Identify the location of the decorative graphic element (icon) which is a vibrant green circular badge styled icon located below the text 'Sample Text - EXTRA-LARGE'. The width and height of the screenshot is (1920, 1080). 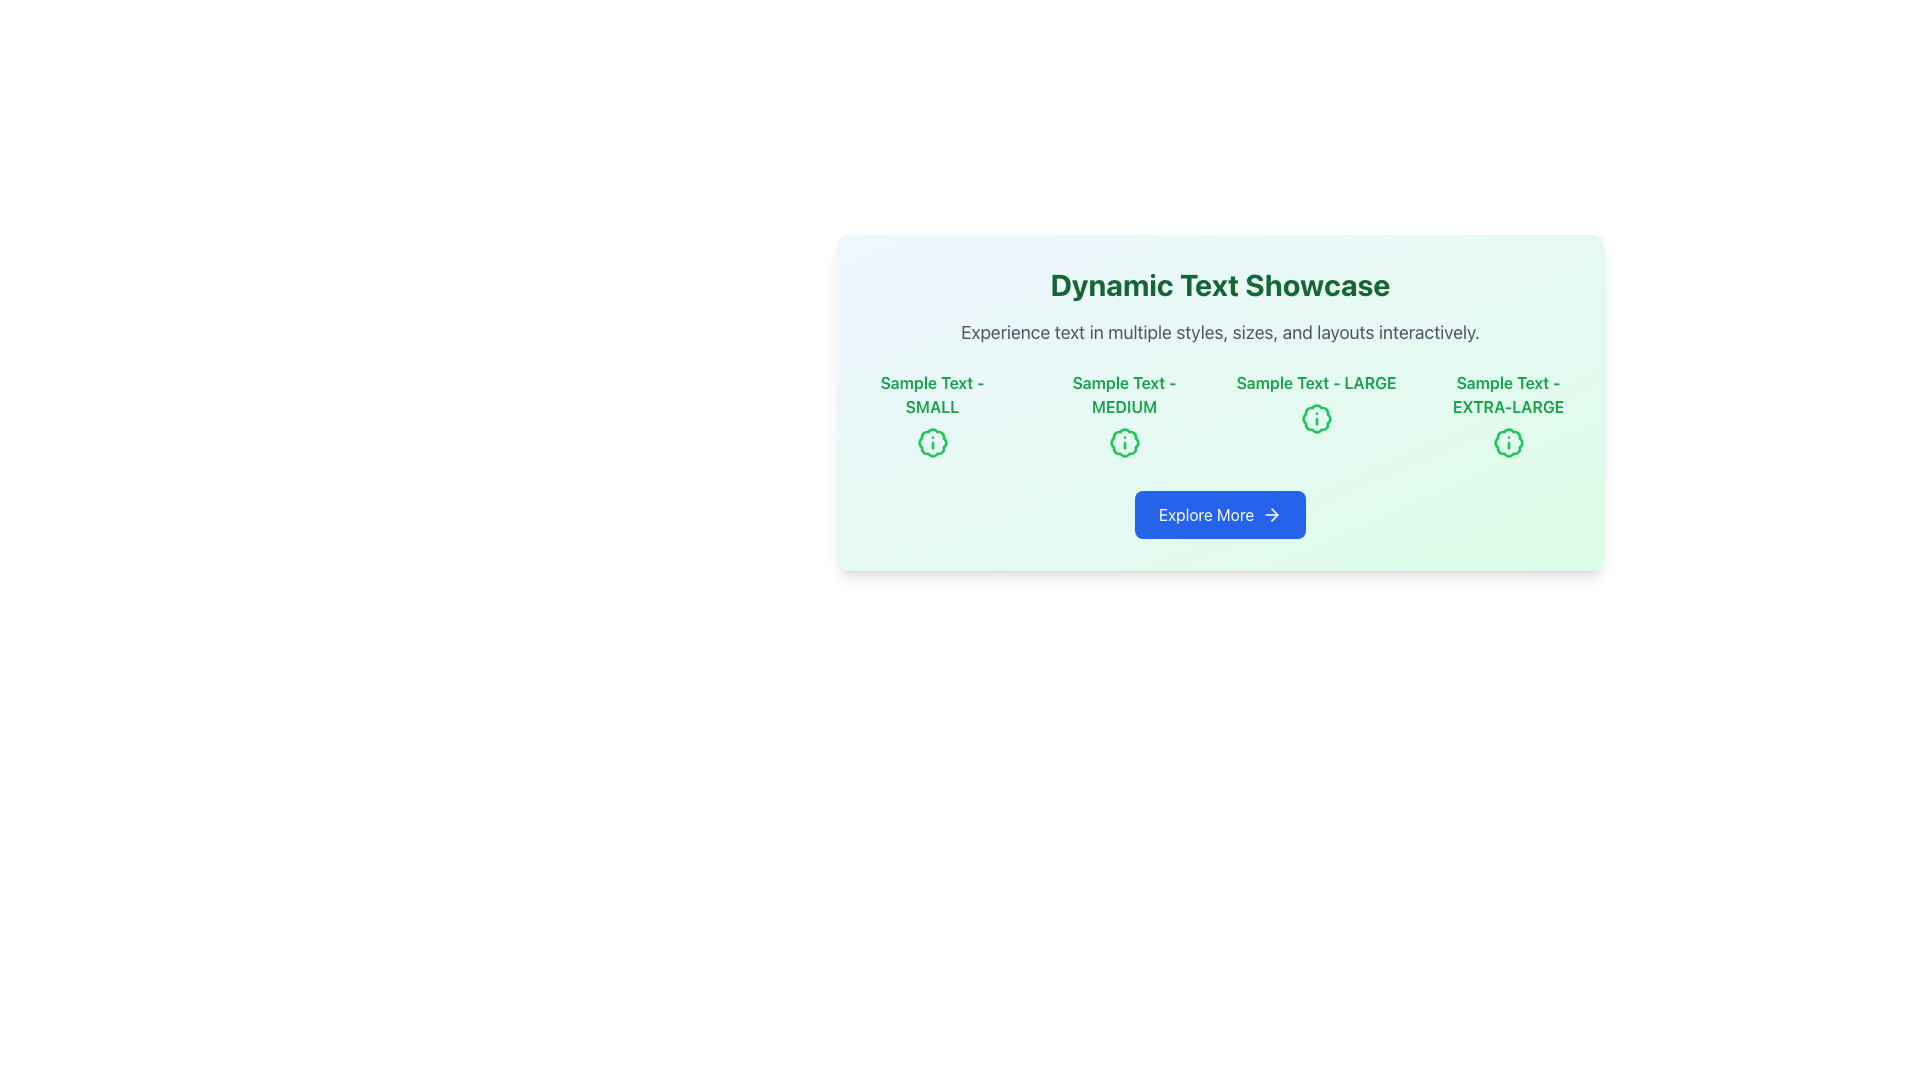
(1508, 442).